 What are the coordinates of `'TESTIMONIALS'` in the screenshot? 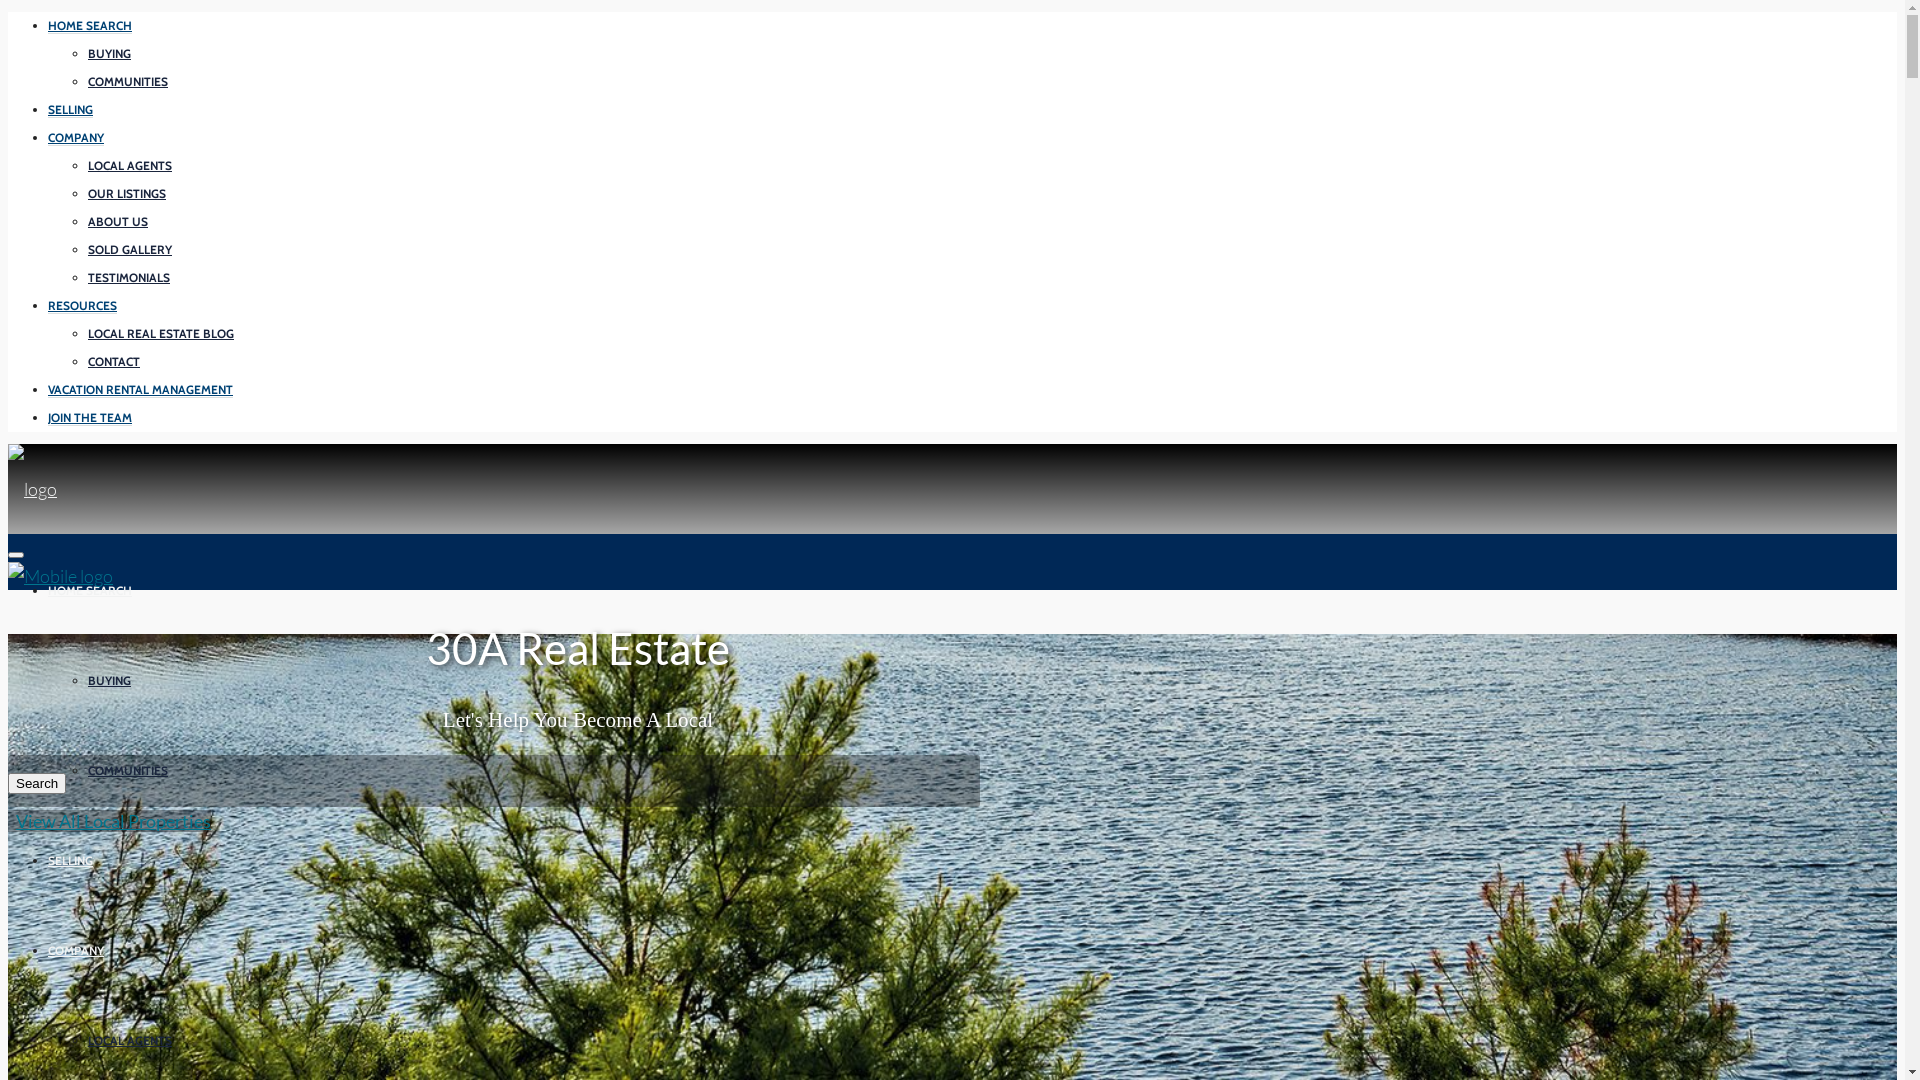 It's located at (128, 277).